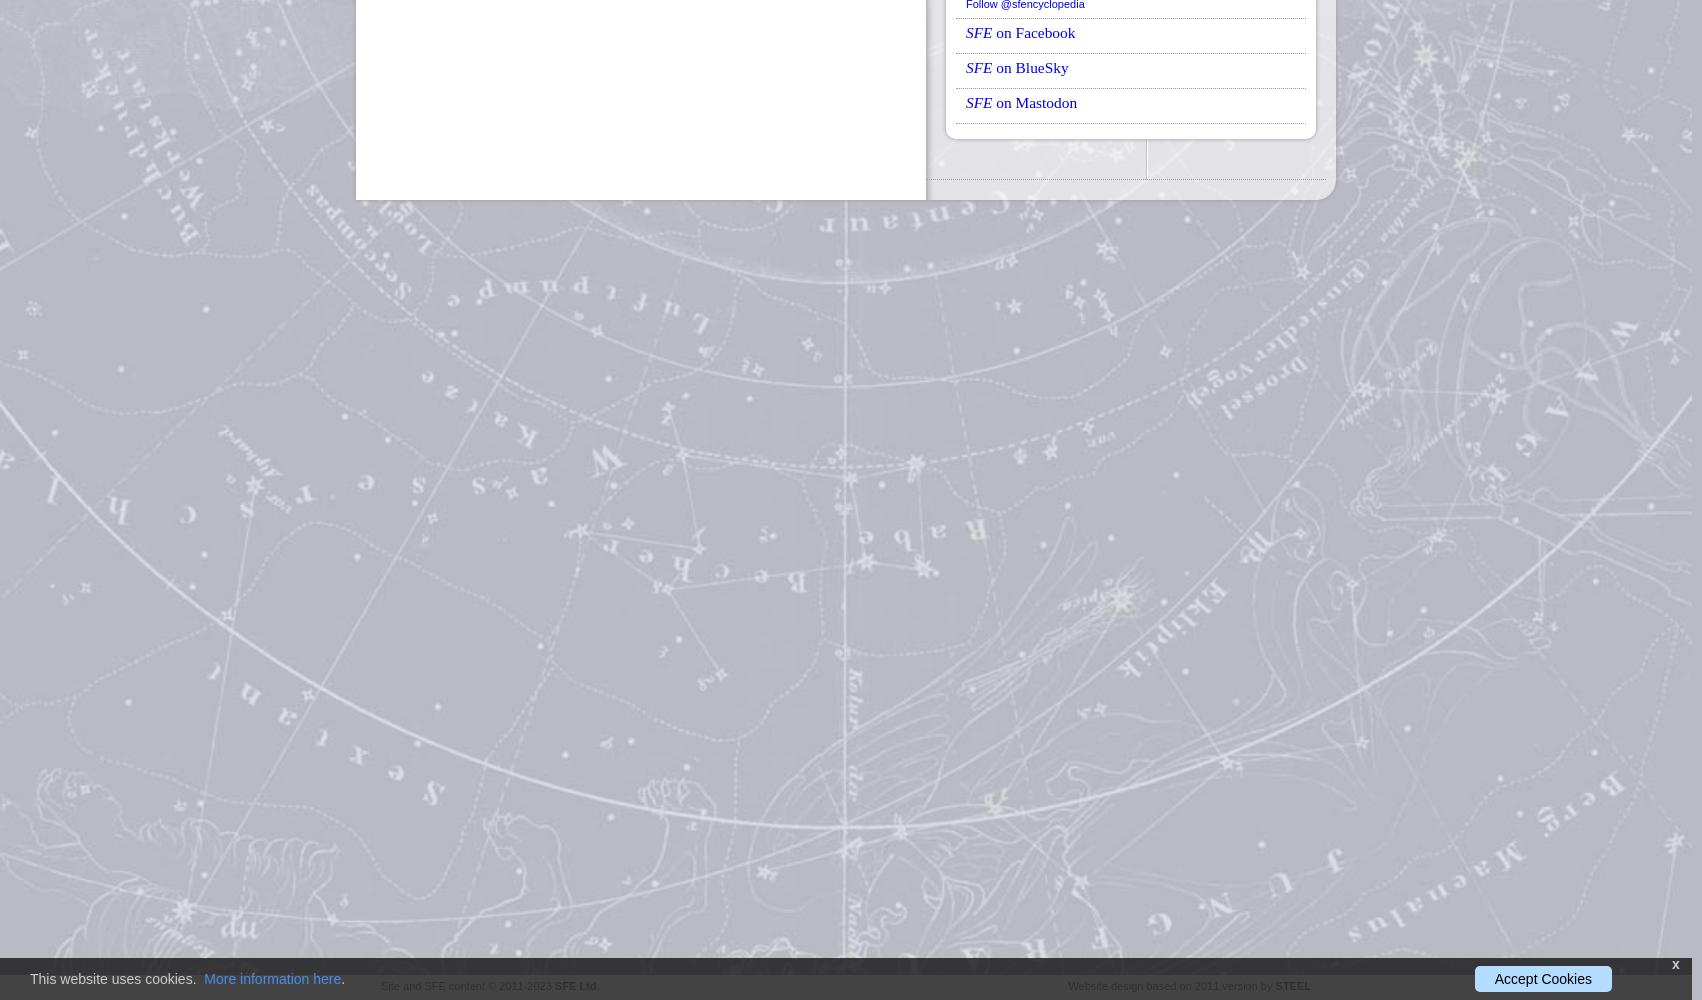 This screenshot has width=1702, height=1000. What do you see at coordinates (271, 978) in the screenshot?
I see `'More information here'` at bounding box center [271, 978].